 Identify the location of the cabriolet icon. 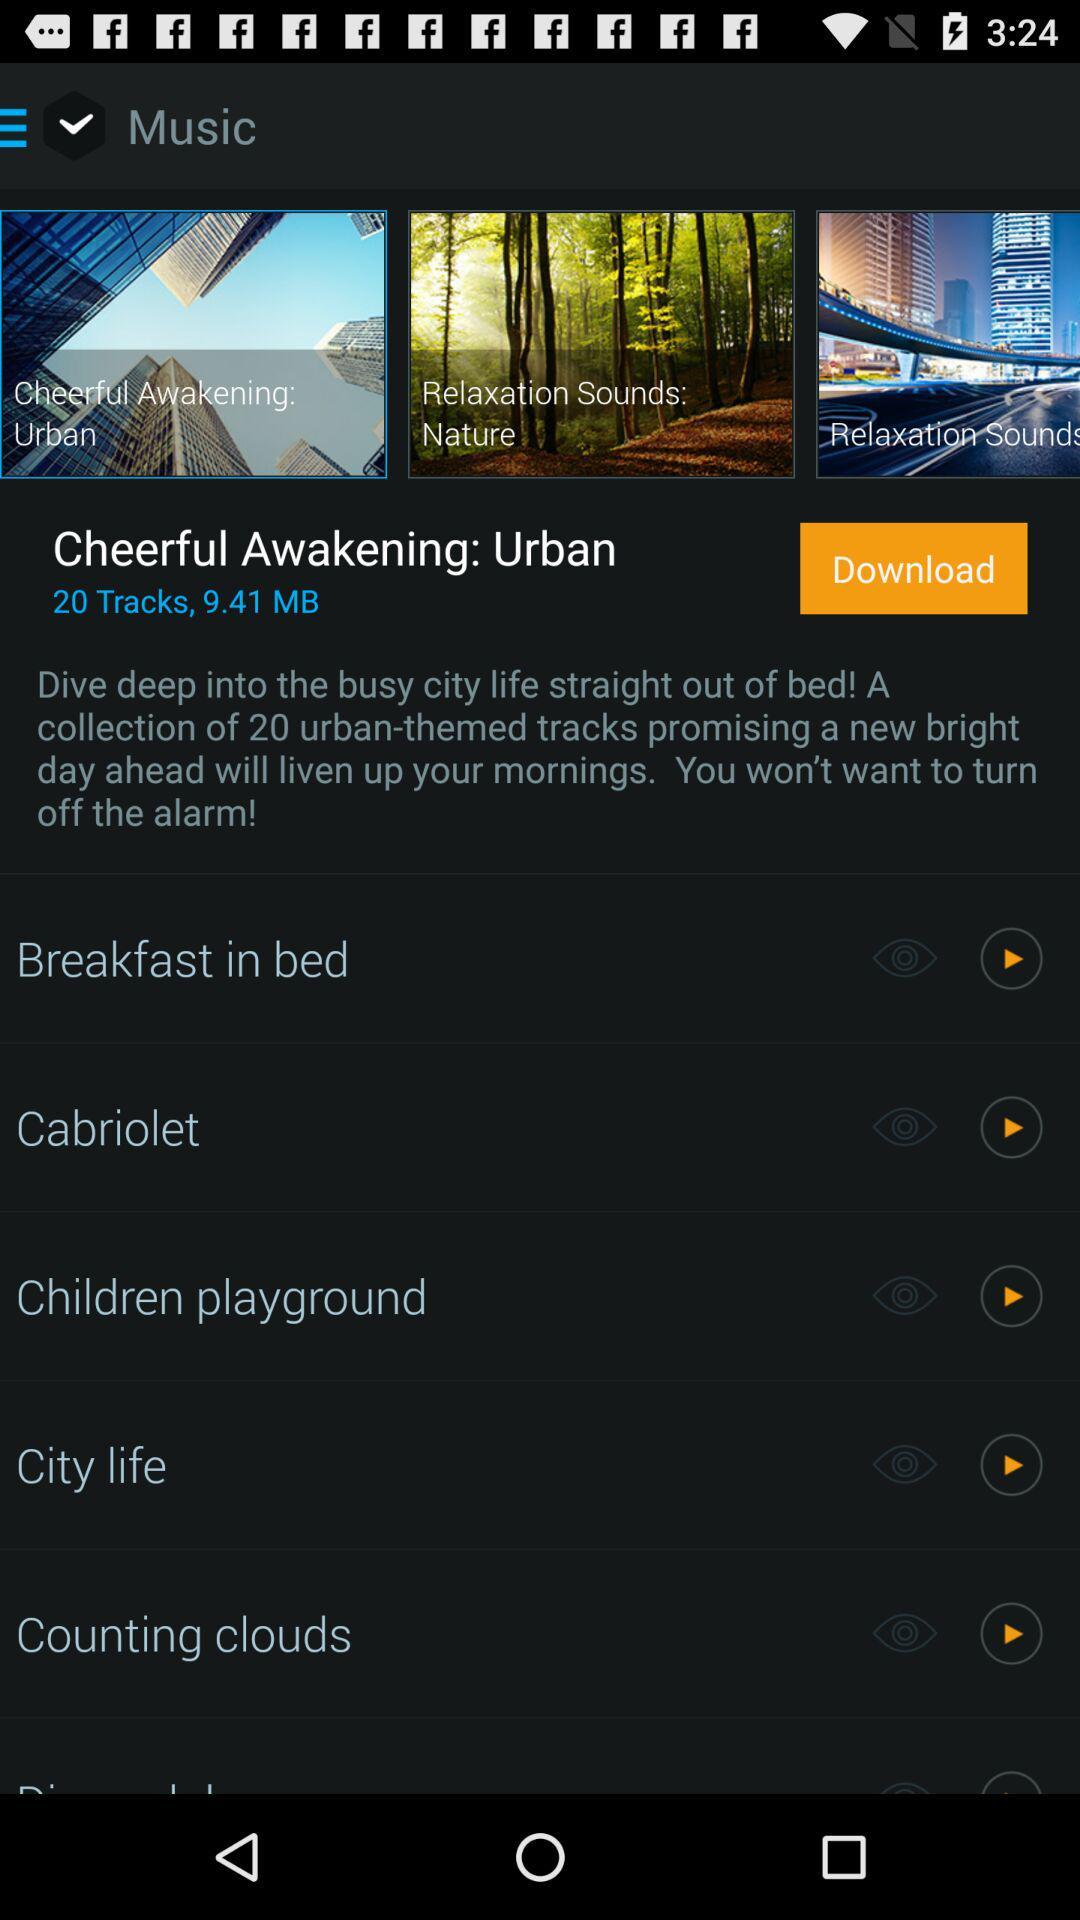
(432, 1126).